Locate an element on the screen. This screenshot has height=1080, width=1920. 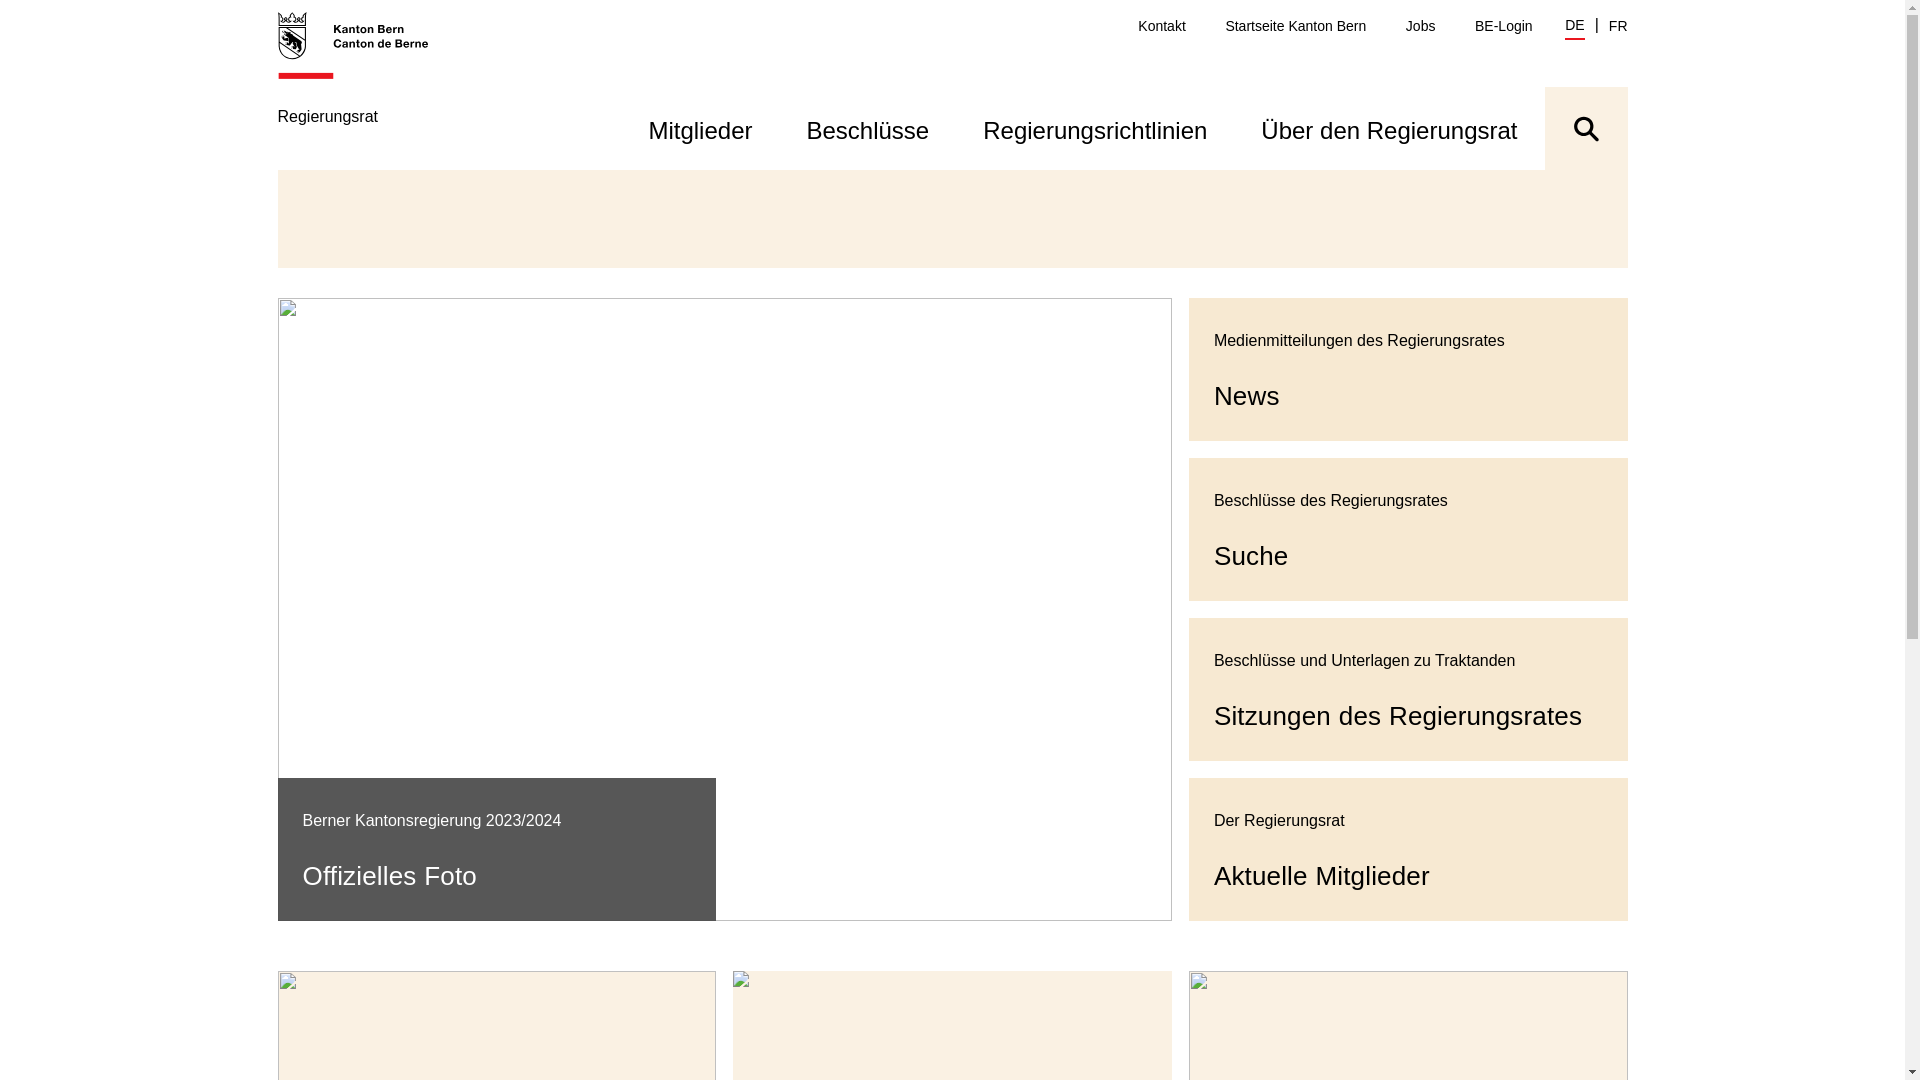
'Jobs' is located at coordinates (1419, 26).